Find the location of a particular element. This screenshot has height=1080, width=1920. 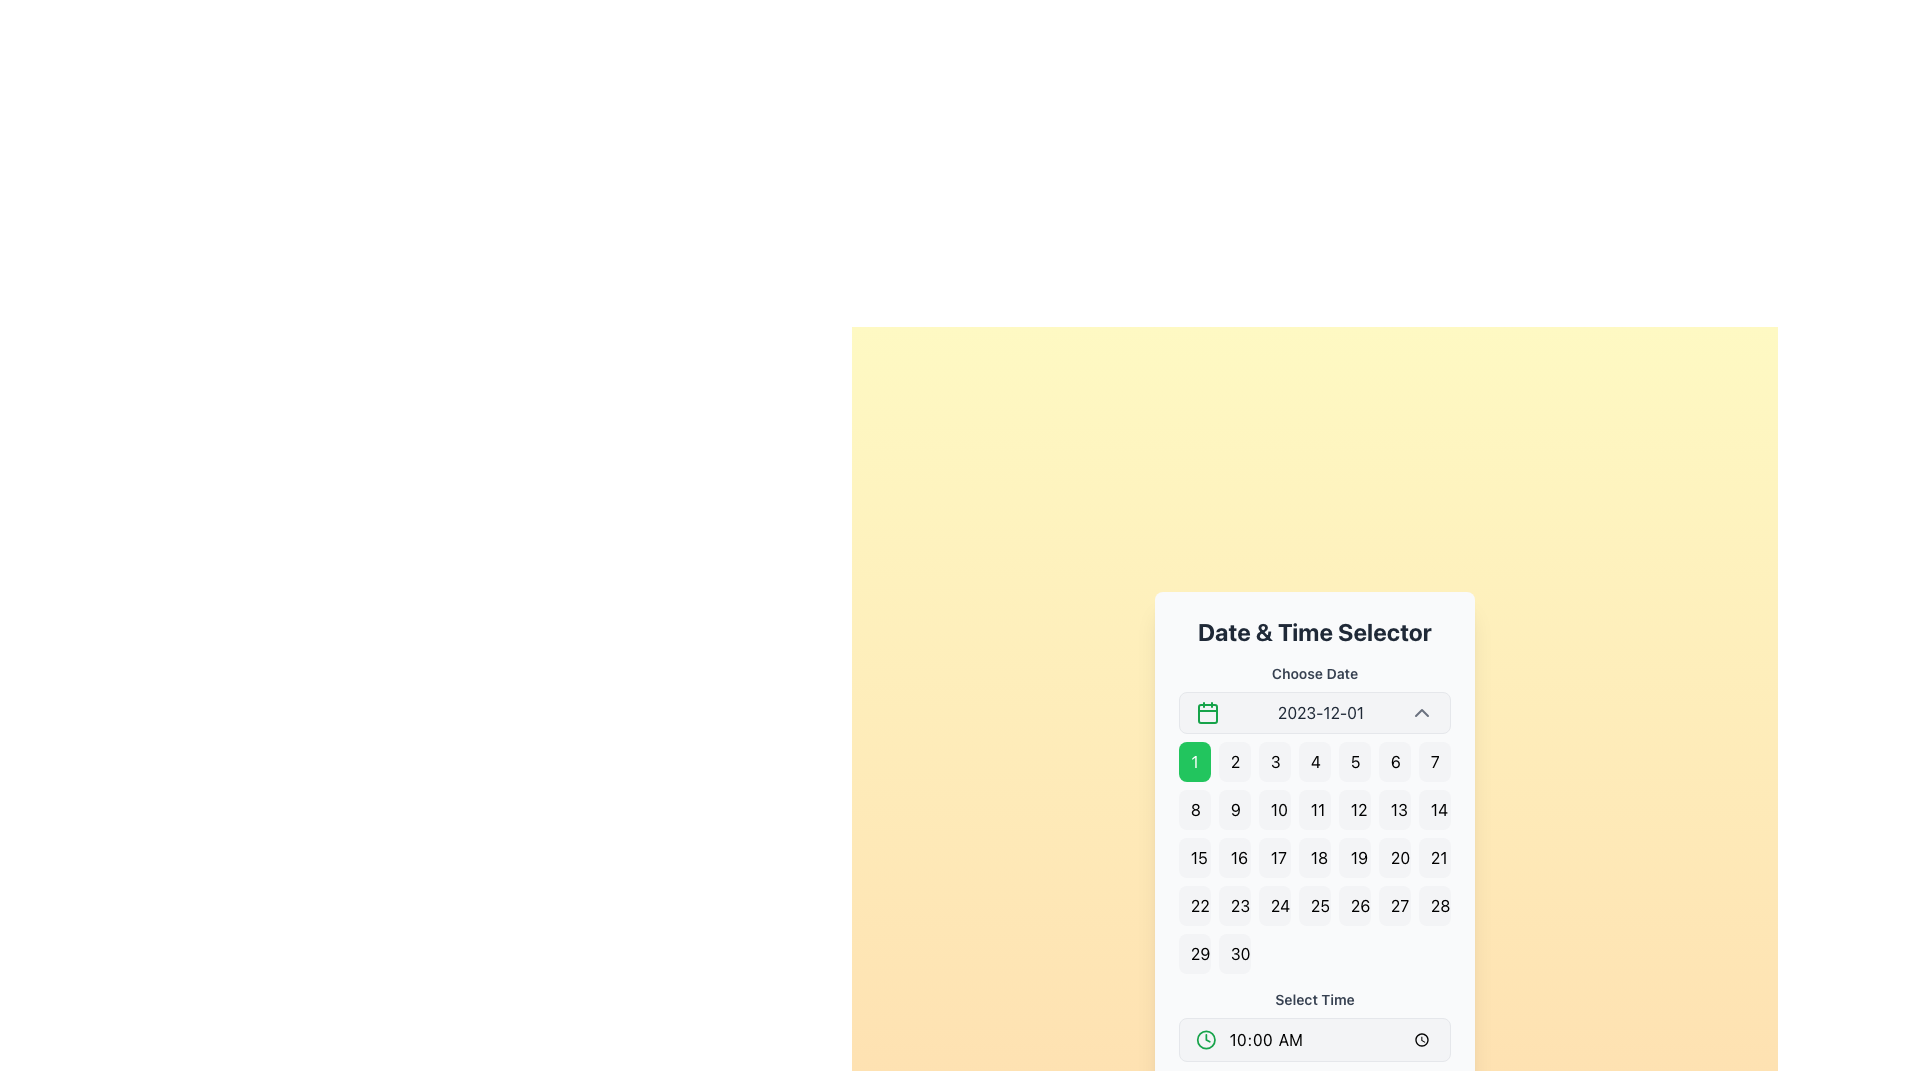

the rectangular button with rounded corners that displays the number '22' in black font is located at coordinates (1195, 906).